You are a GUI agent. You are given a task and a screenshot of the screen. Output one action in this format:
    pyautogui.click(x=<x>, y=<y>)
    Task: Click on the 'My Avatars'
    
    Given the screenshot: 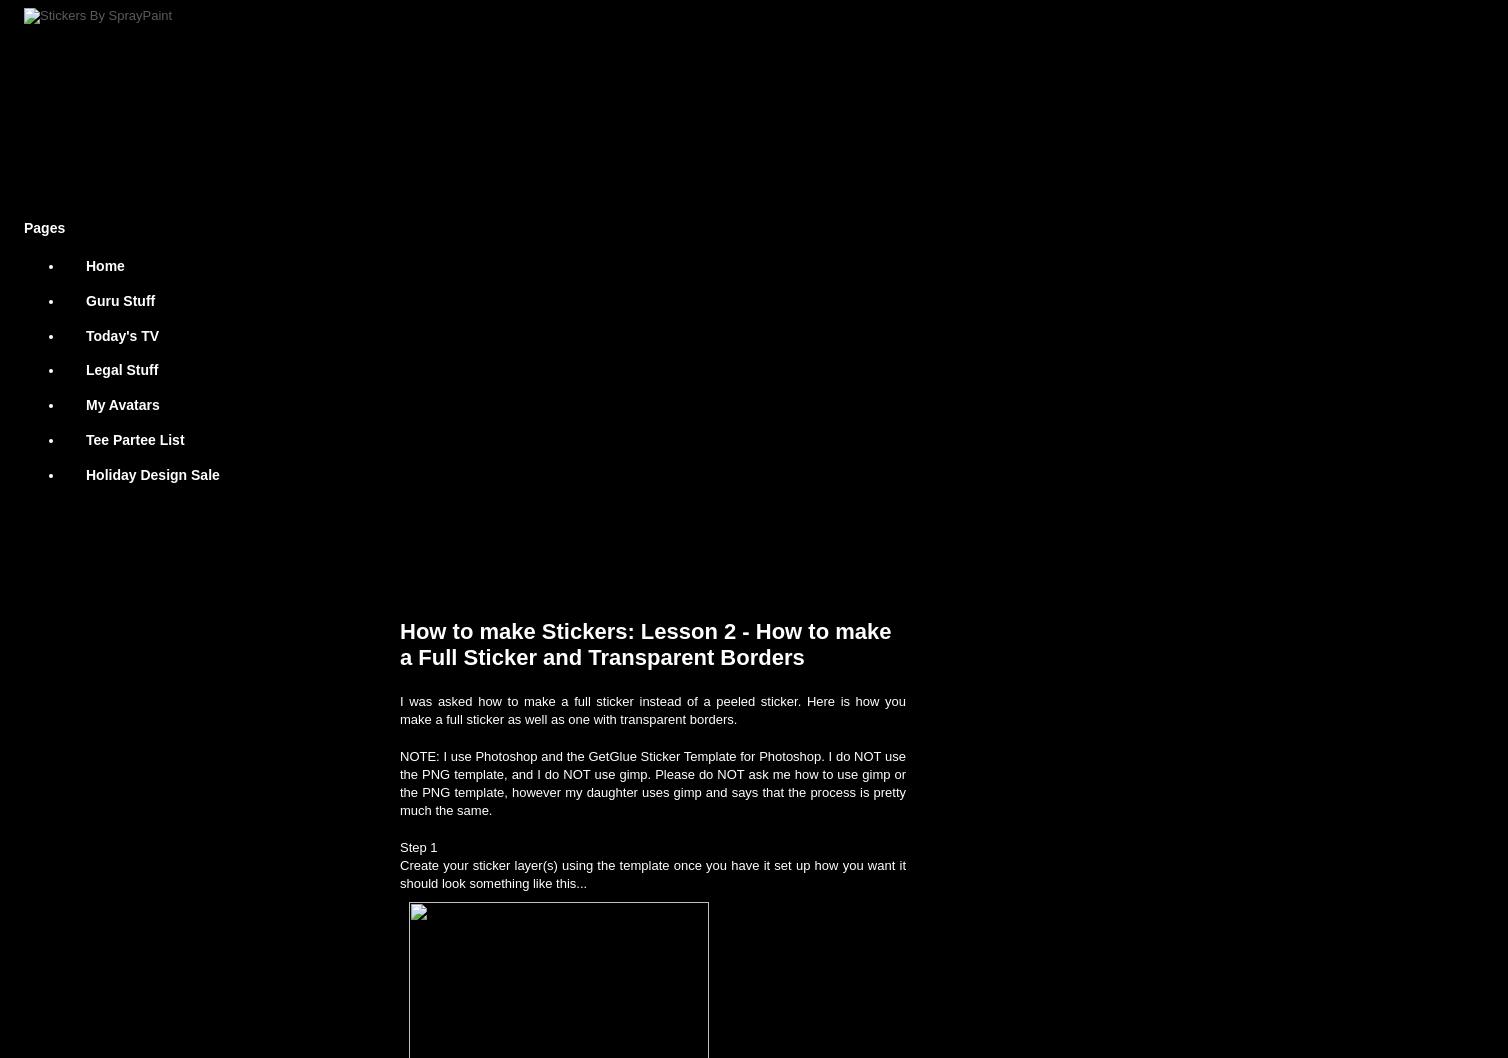 What is the action you would take?
    pyautogui.click(x=122, y=405)
    